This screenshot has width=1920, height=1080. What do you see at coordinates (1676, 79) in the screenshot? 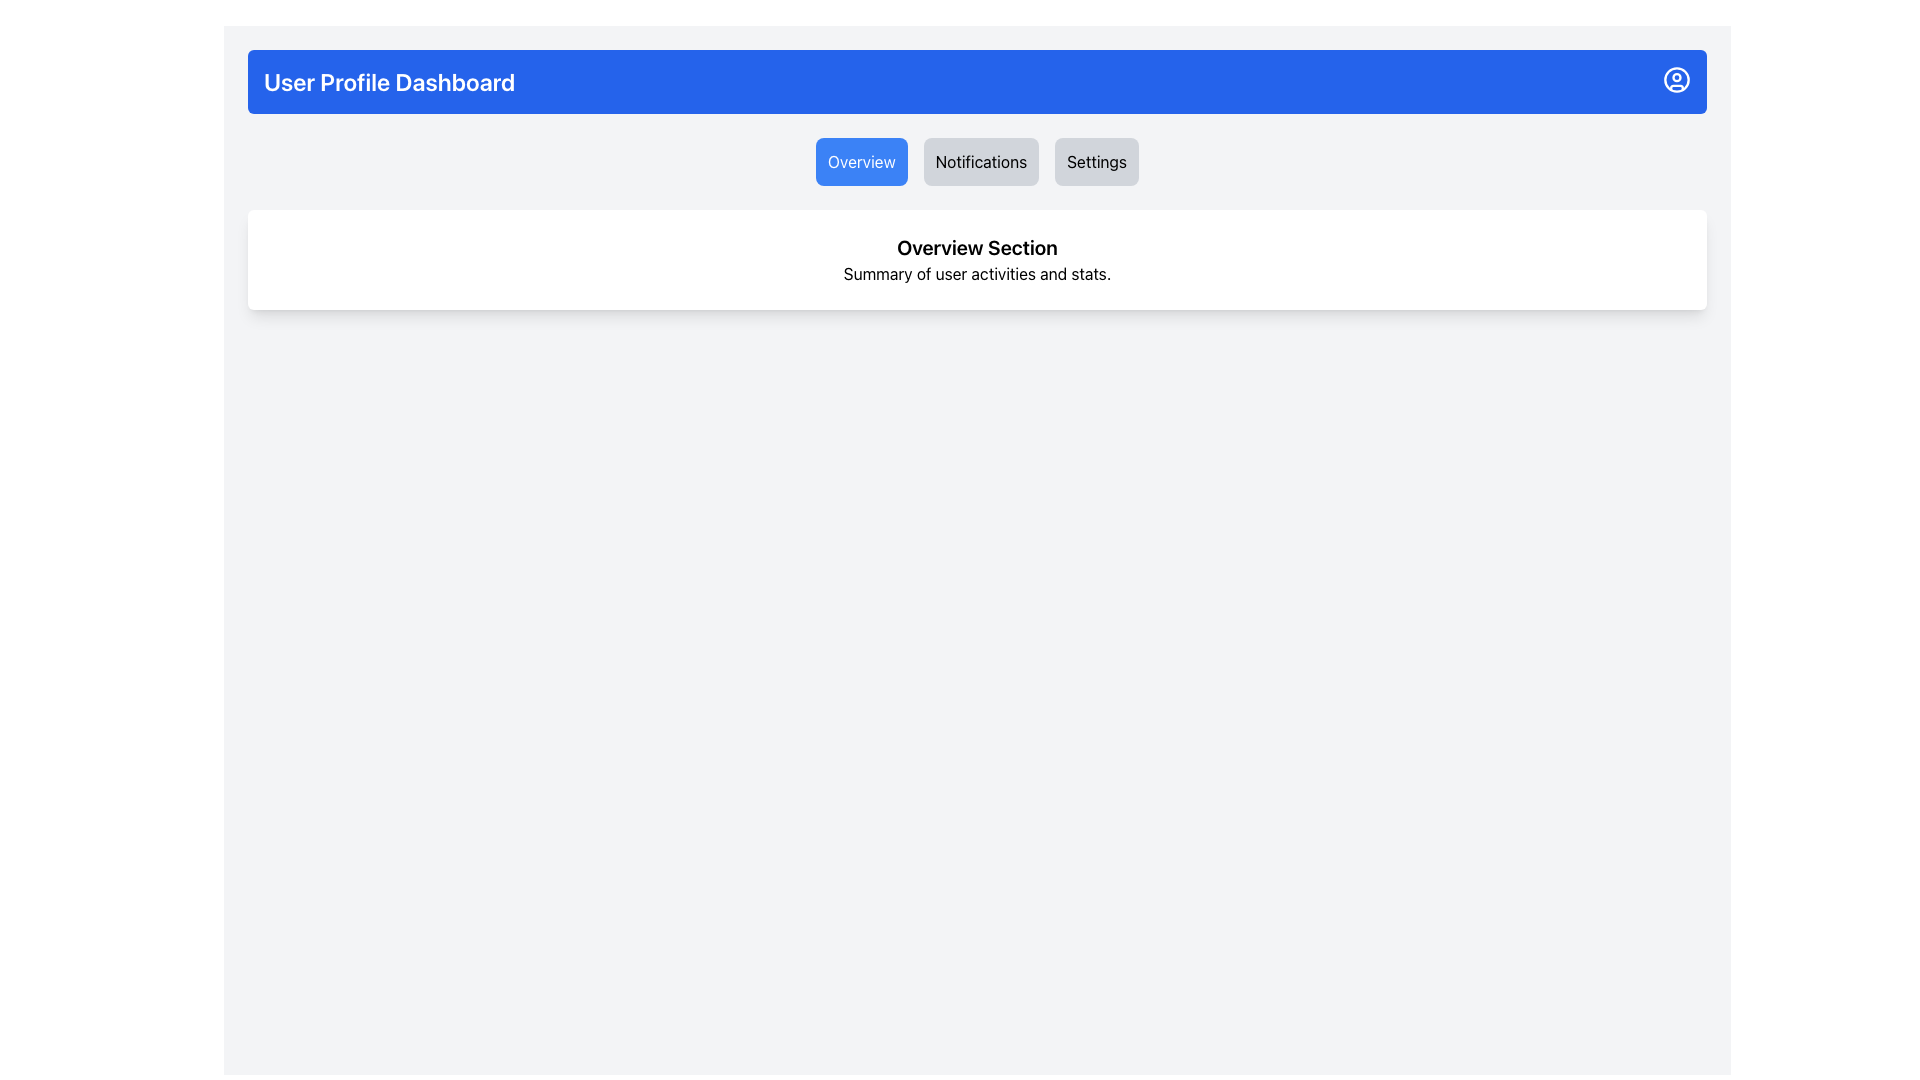
I see `the small circular user profile icon with a blue outline in the top right corner of the 'User Profile Dashboard' header` at bounding box center [1676, 79].